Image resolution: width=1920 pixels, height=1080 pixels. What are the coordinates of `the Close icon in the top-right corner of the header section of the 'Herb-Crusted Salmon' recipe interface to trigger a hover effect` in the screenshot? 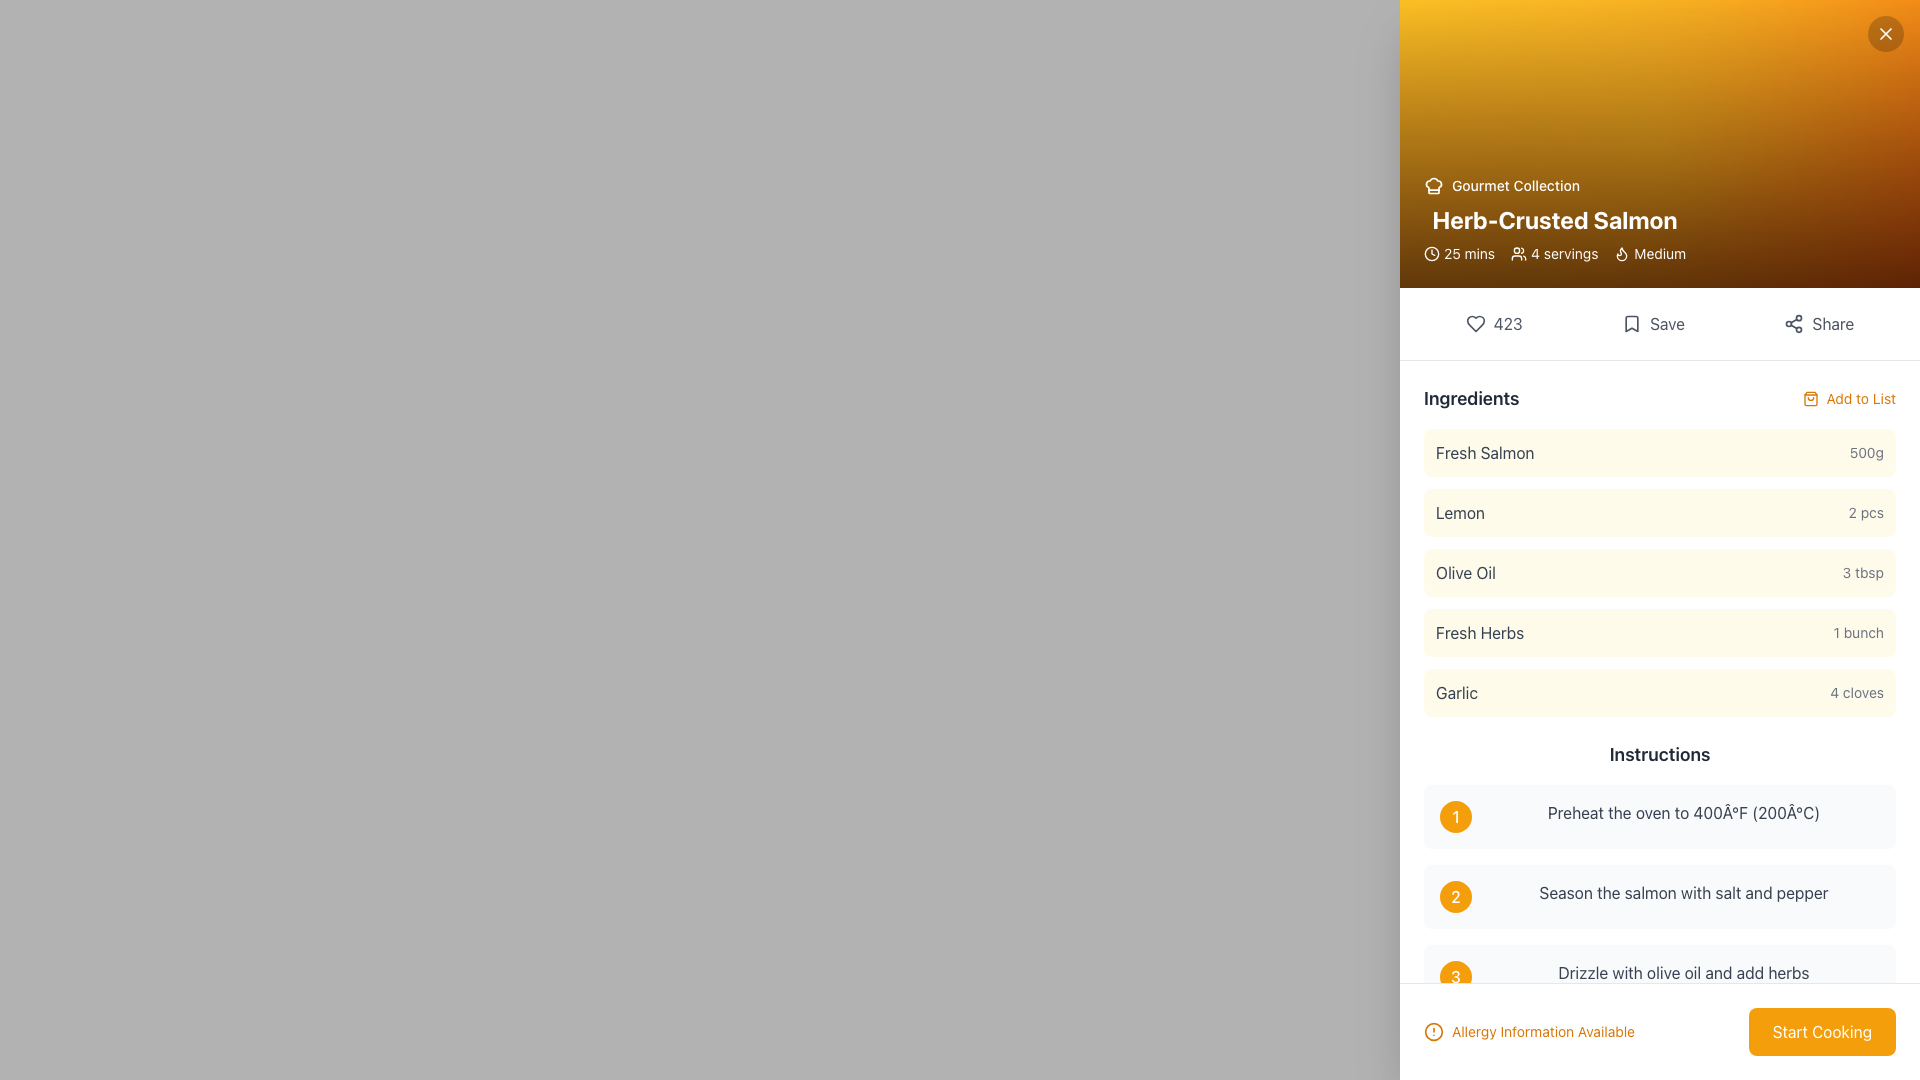 It's located at (1885, 34).